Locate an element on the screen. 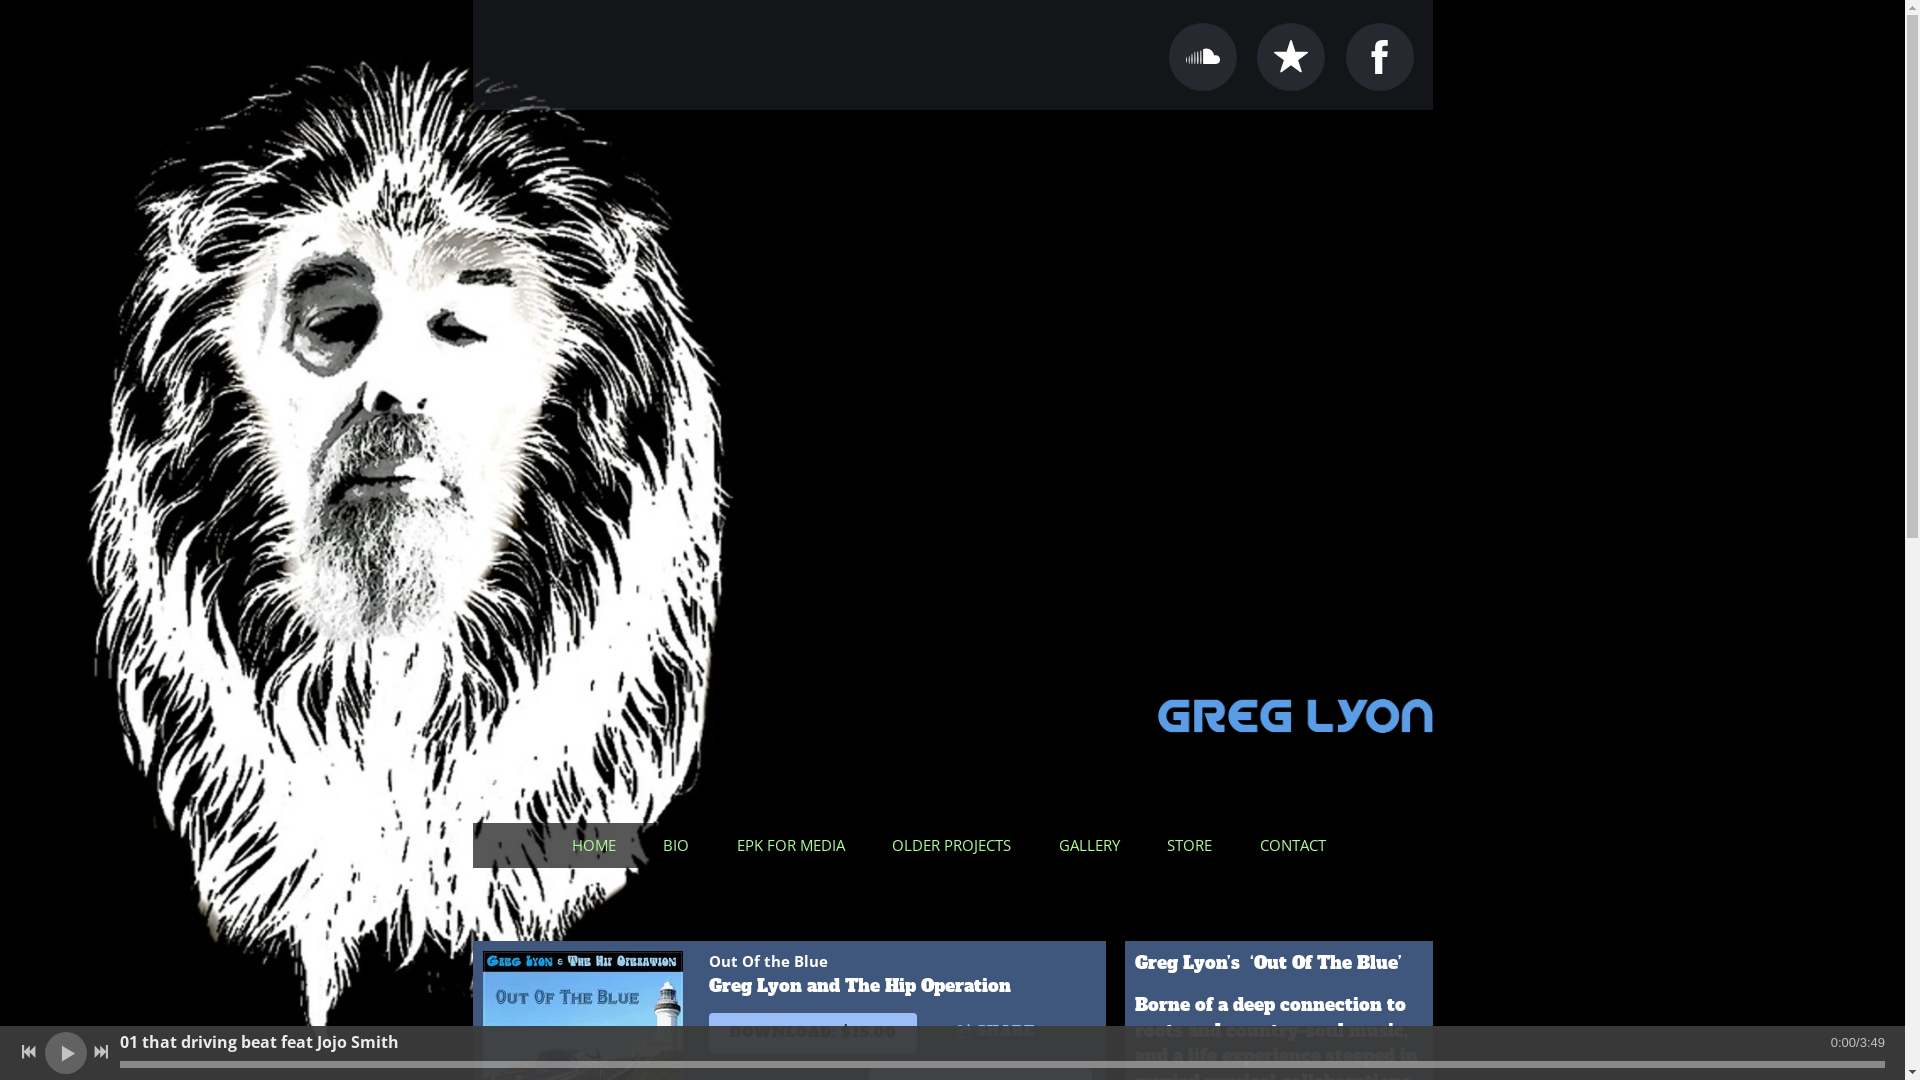  'HOME' is located at coordinates (556, 845).